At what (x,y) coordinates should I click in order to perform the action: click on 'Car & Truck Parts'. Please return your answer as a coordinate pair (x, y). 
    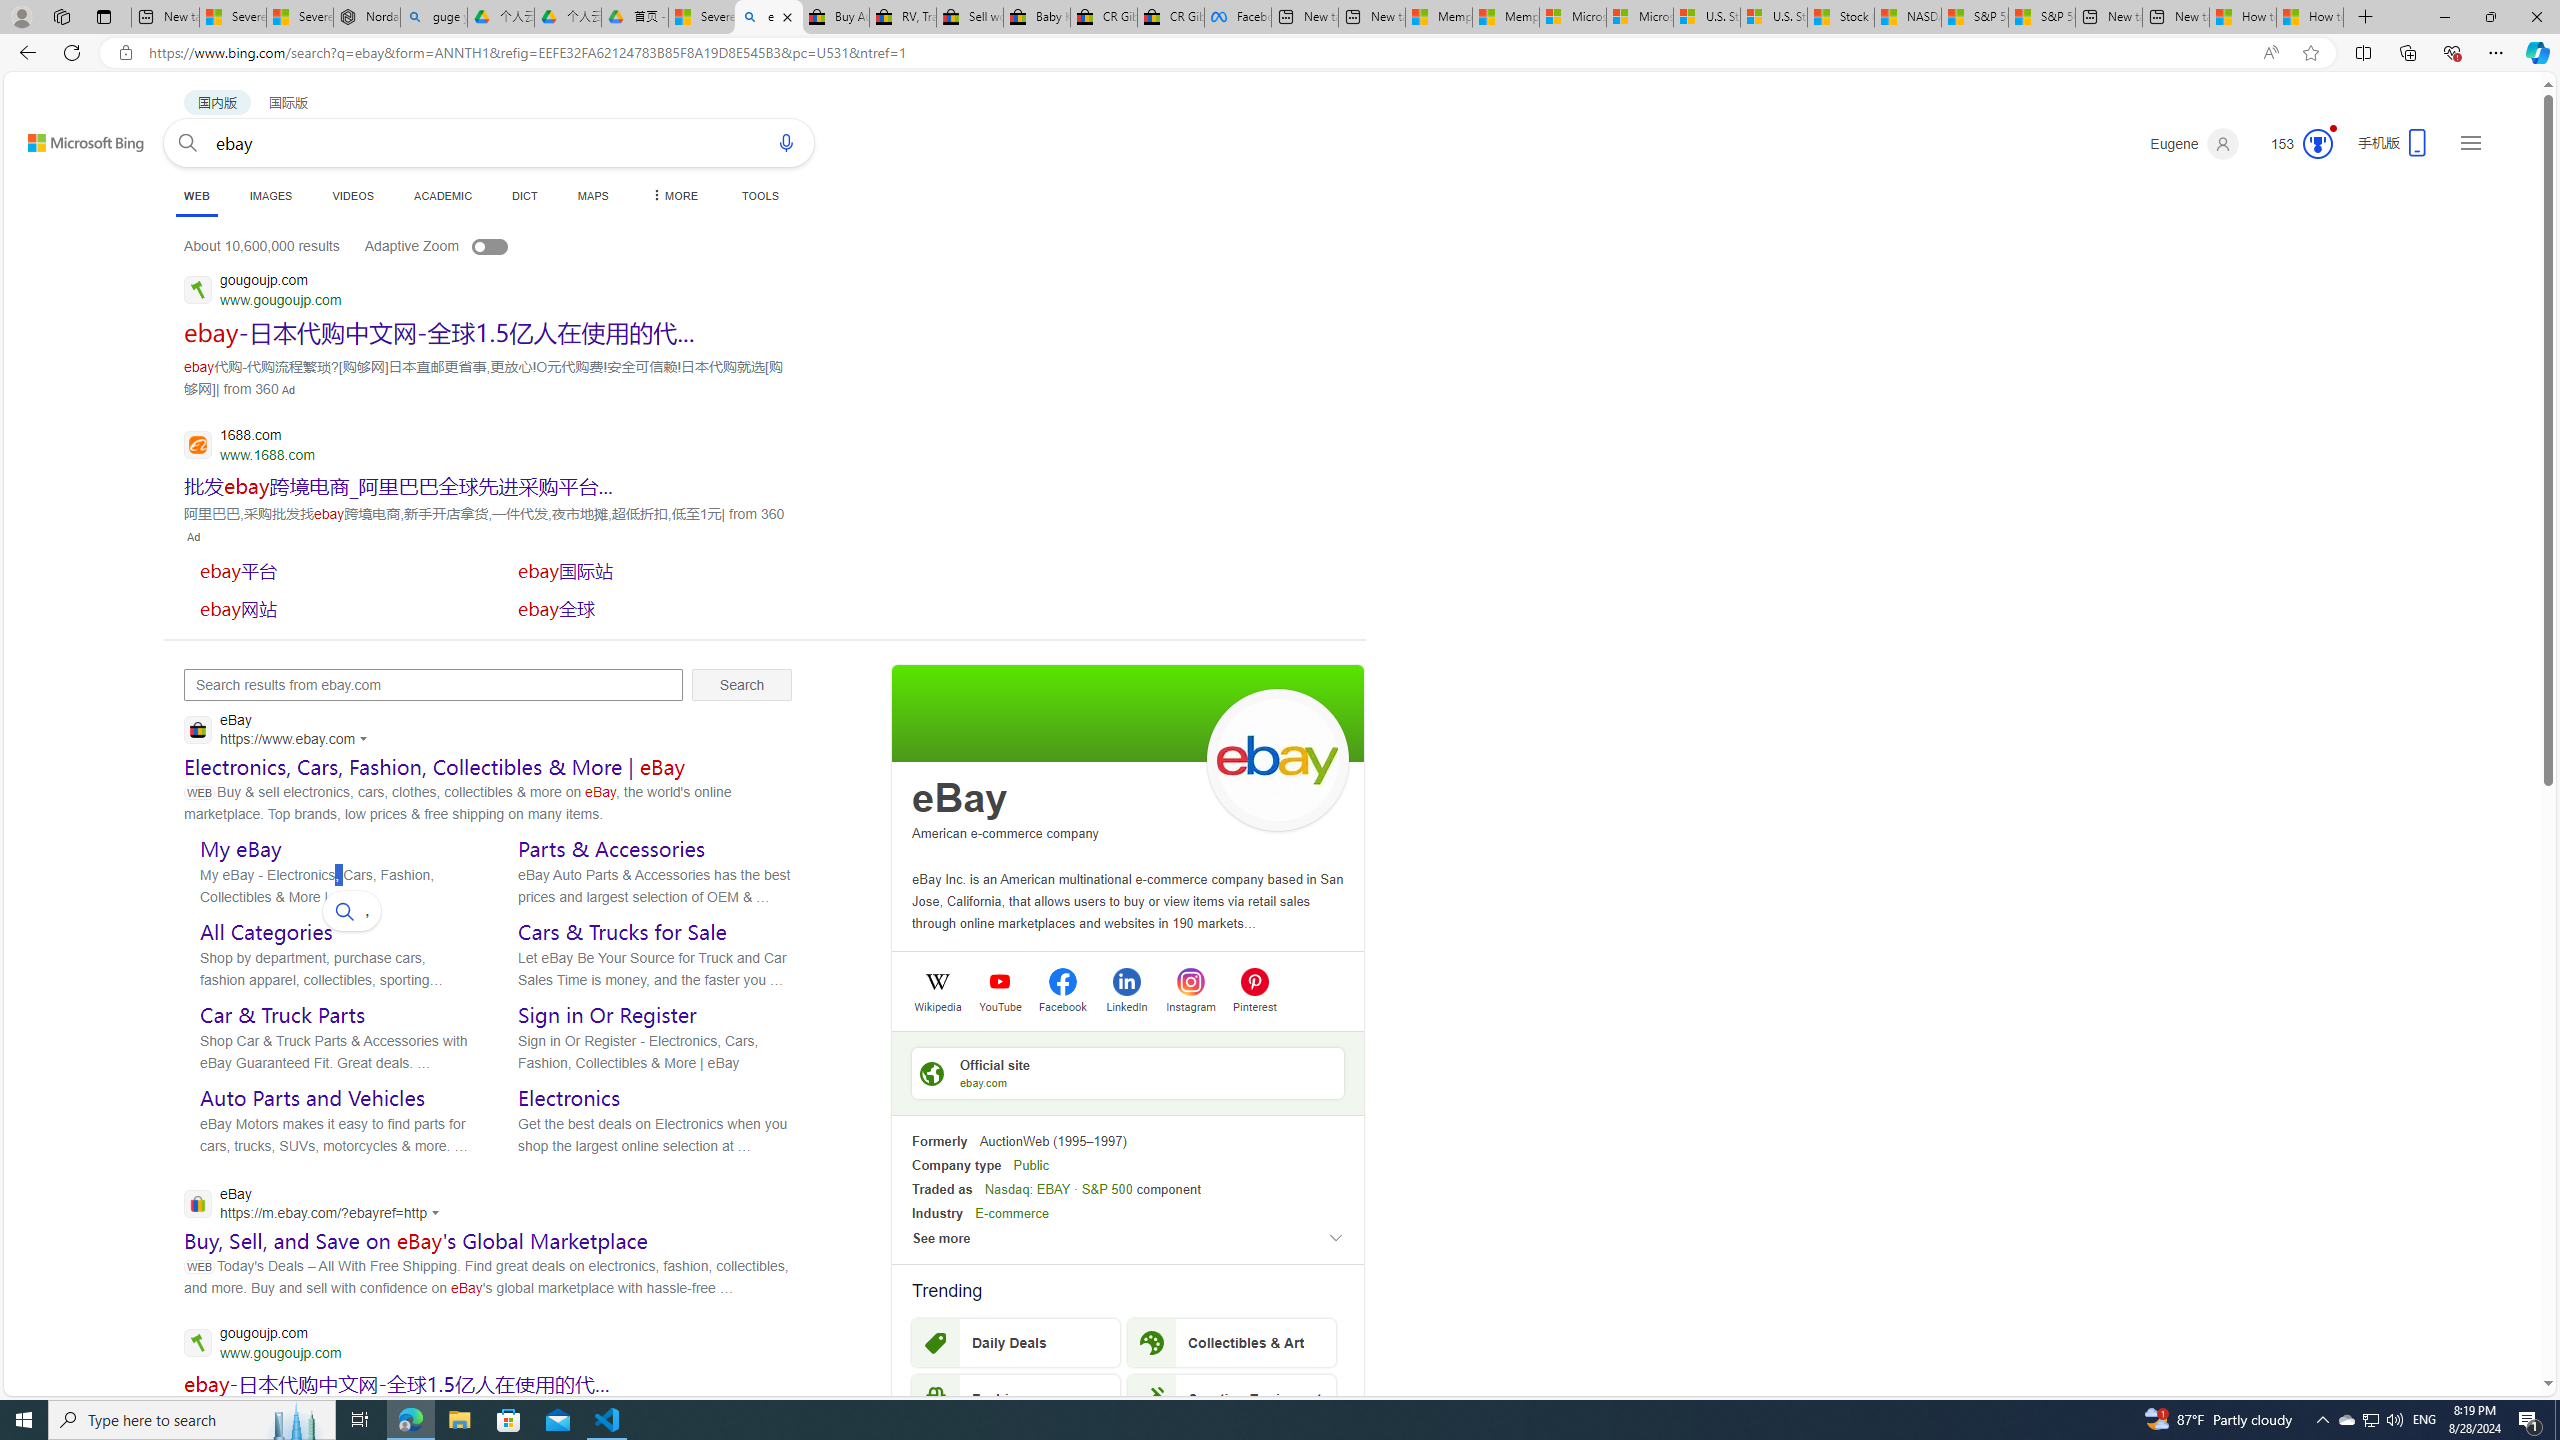
    Looking at the image, I should click on (281, 1014).